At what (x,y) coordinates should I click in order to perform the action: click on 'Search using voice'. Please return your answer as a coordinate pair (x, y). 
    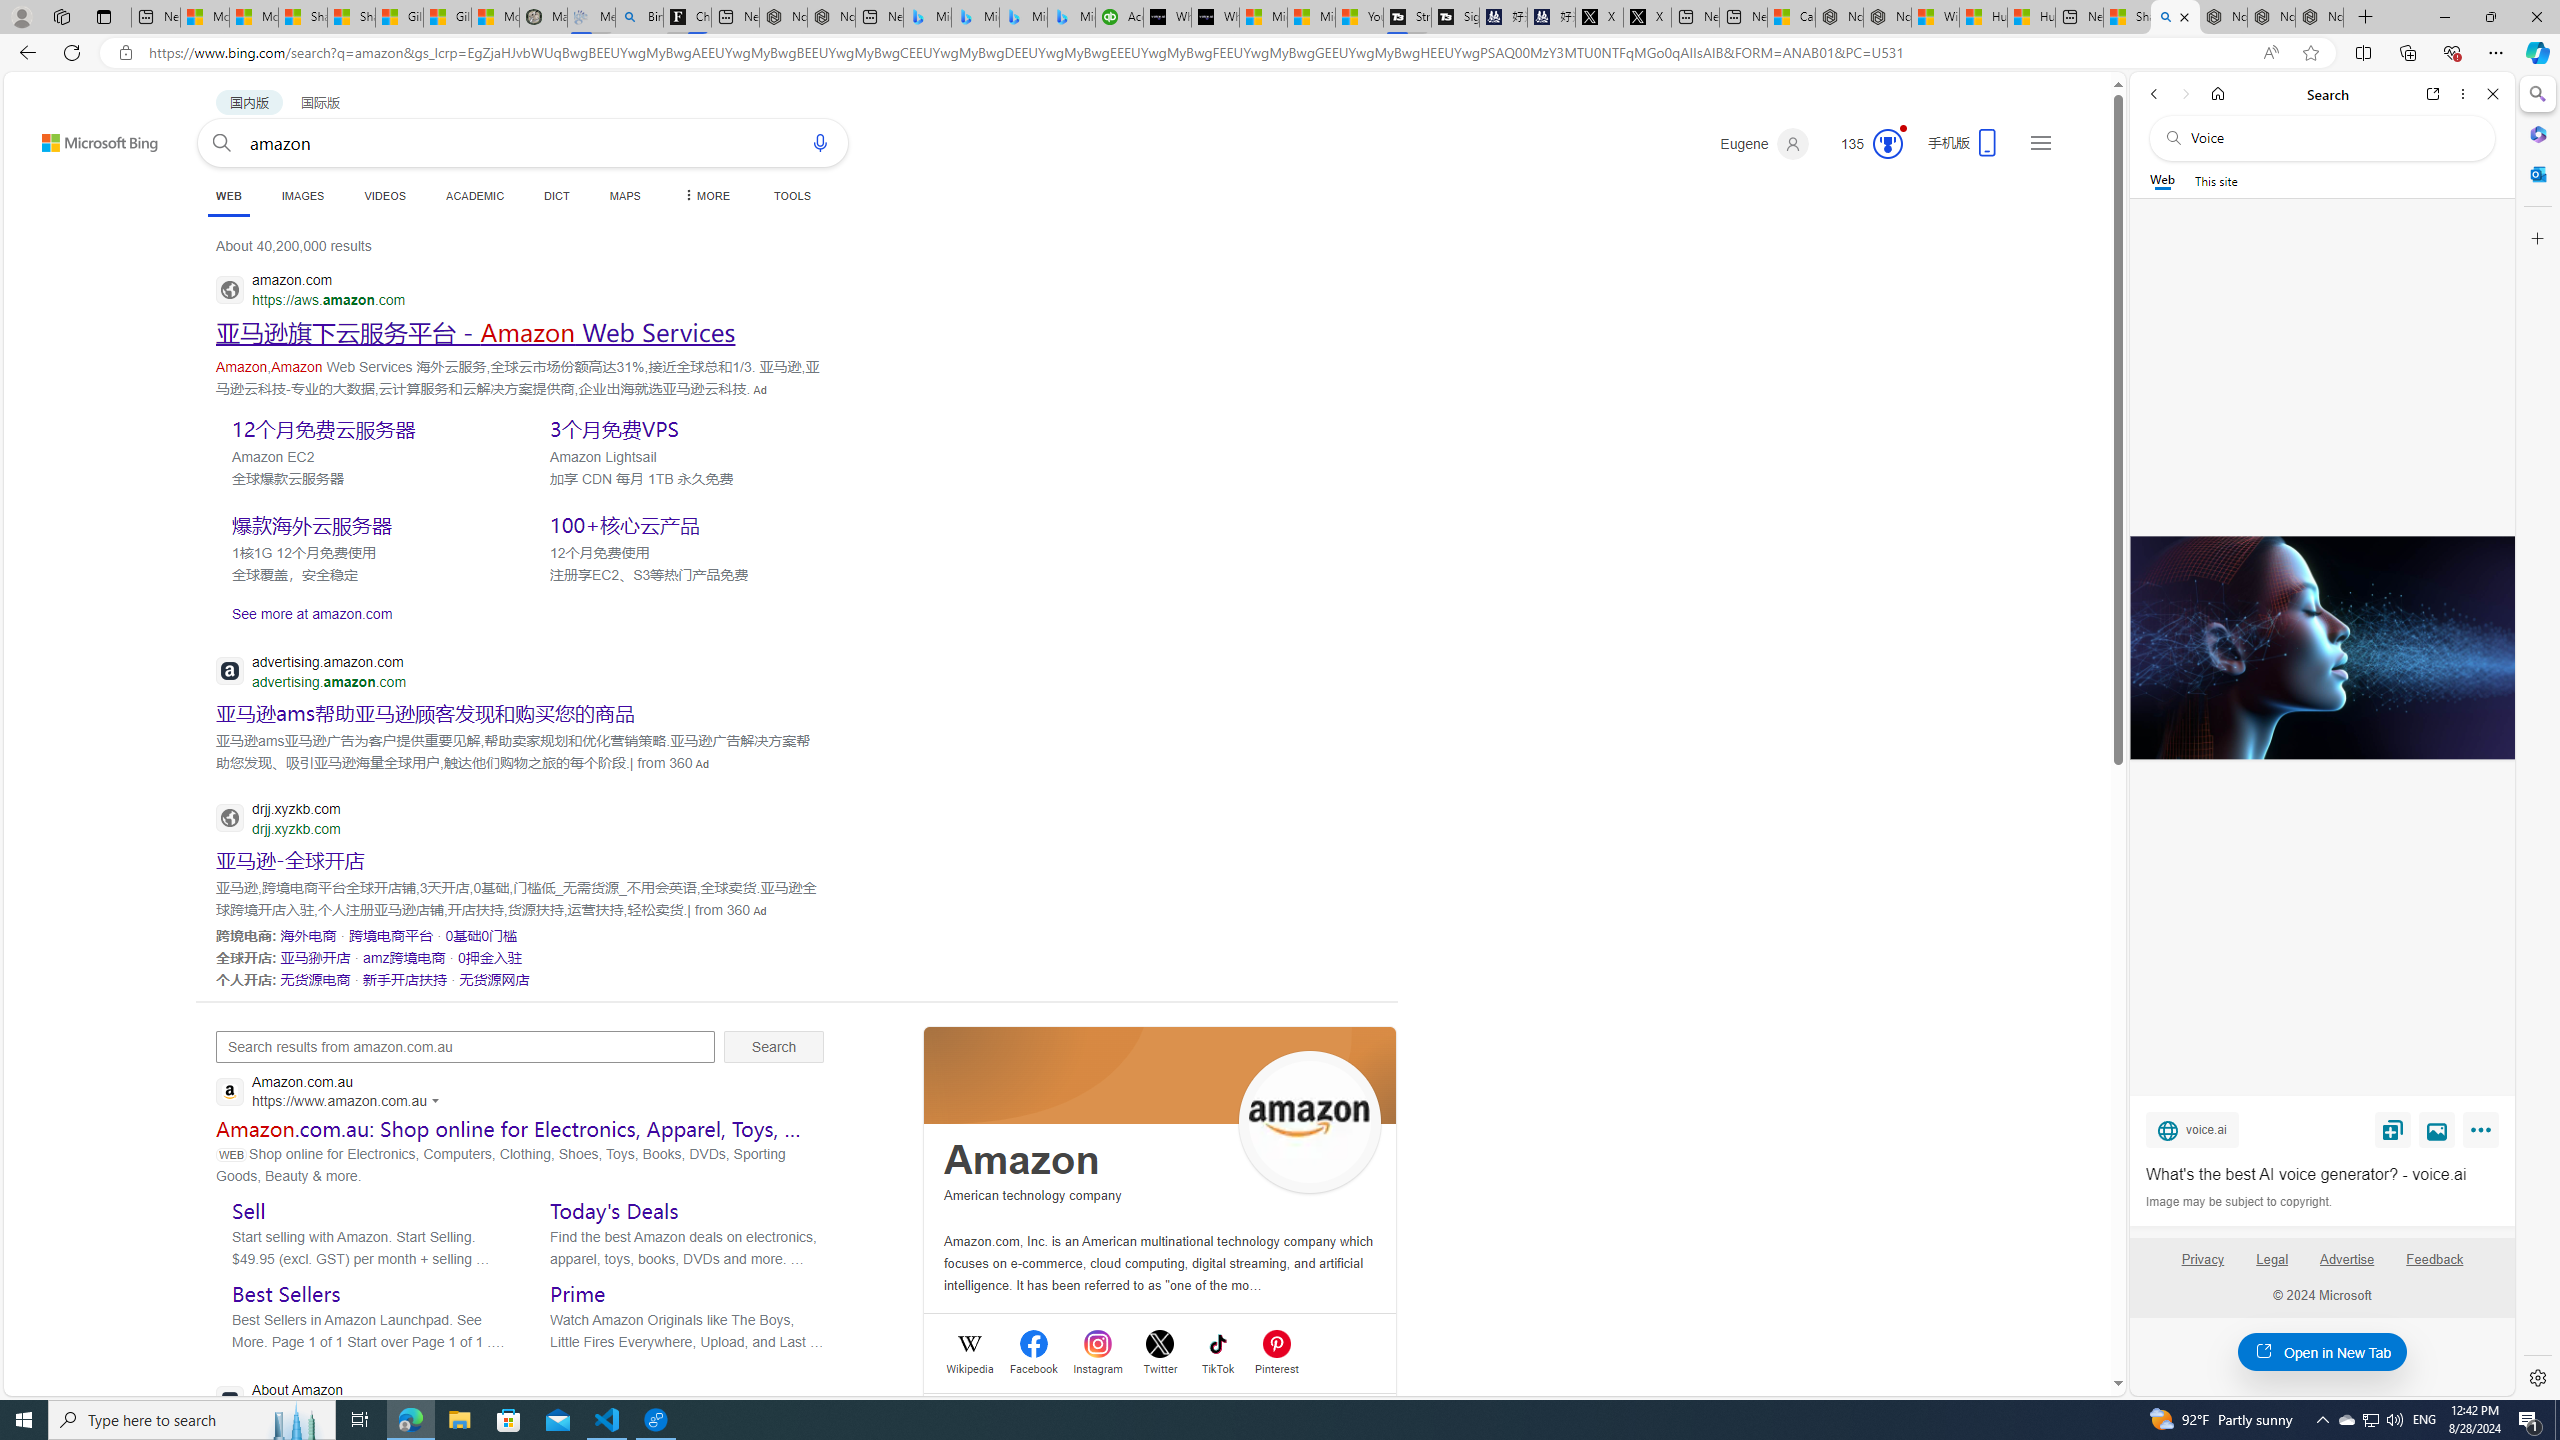
    Looking at the image, I should click on (819, 141).